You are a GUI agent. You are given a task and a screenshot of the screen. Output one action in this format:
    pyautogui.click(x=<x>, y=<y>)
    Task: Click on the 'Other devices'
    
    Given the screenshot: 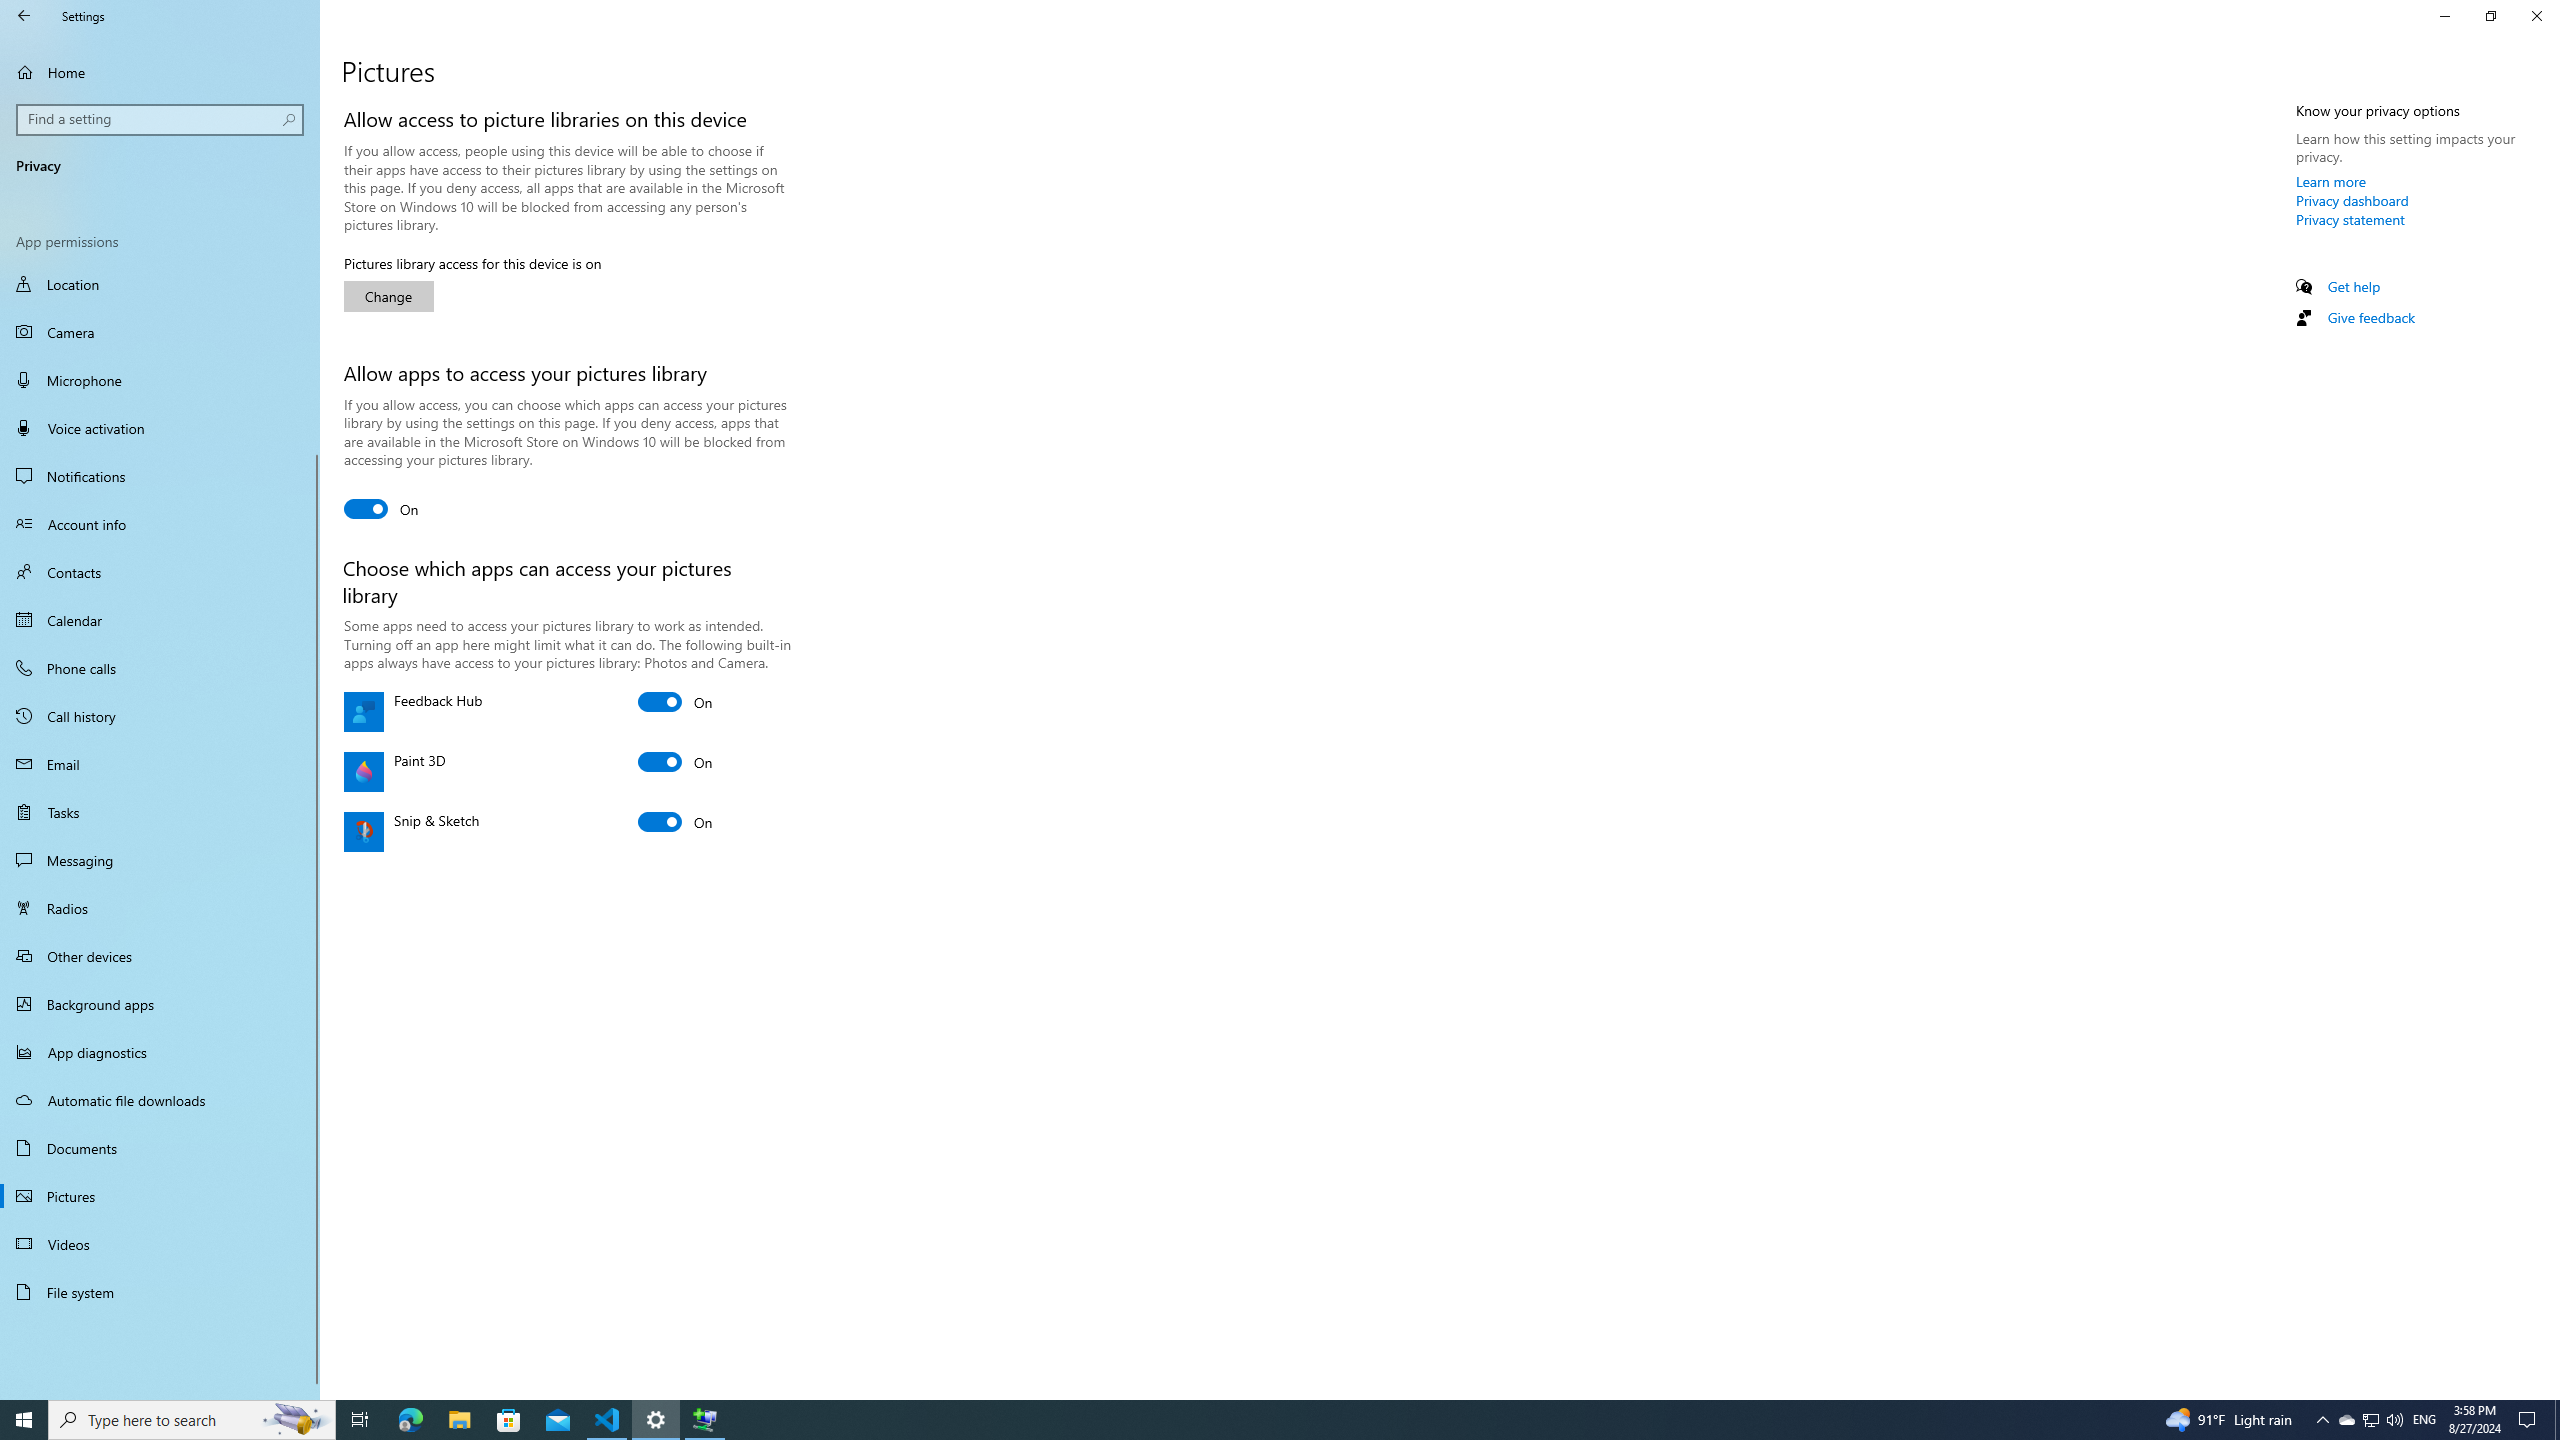 What is the action you would take?
    pyautogui.click(x=159, y=955)
    